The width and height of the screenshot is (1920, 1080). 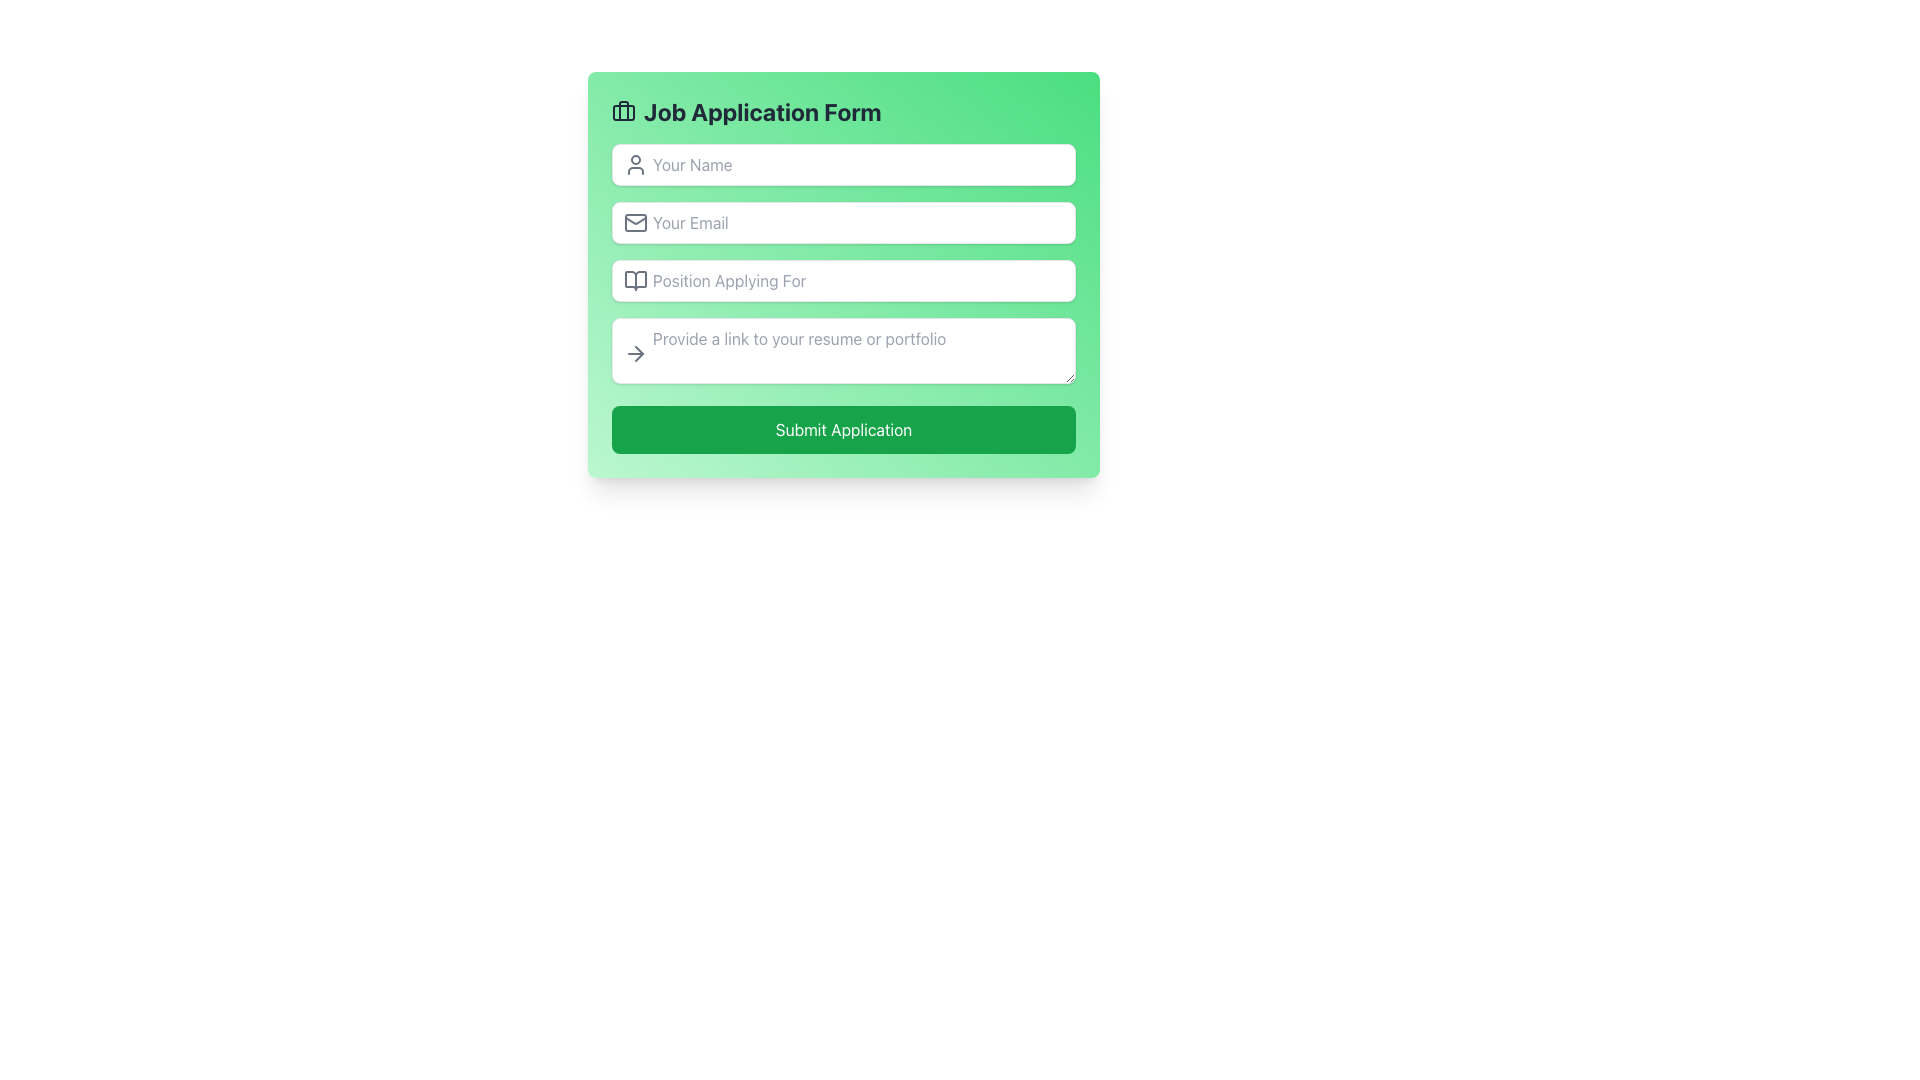 I want to click on the gray arrow icon pointing to the right, which is located adjacent to the input field for providing a resume or portfolio link in the Job Application Form, so click(x=634, y=353).